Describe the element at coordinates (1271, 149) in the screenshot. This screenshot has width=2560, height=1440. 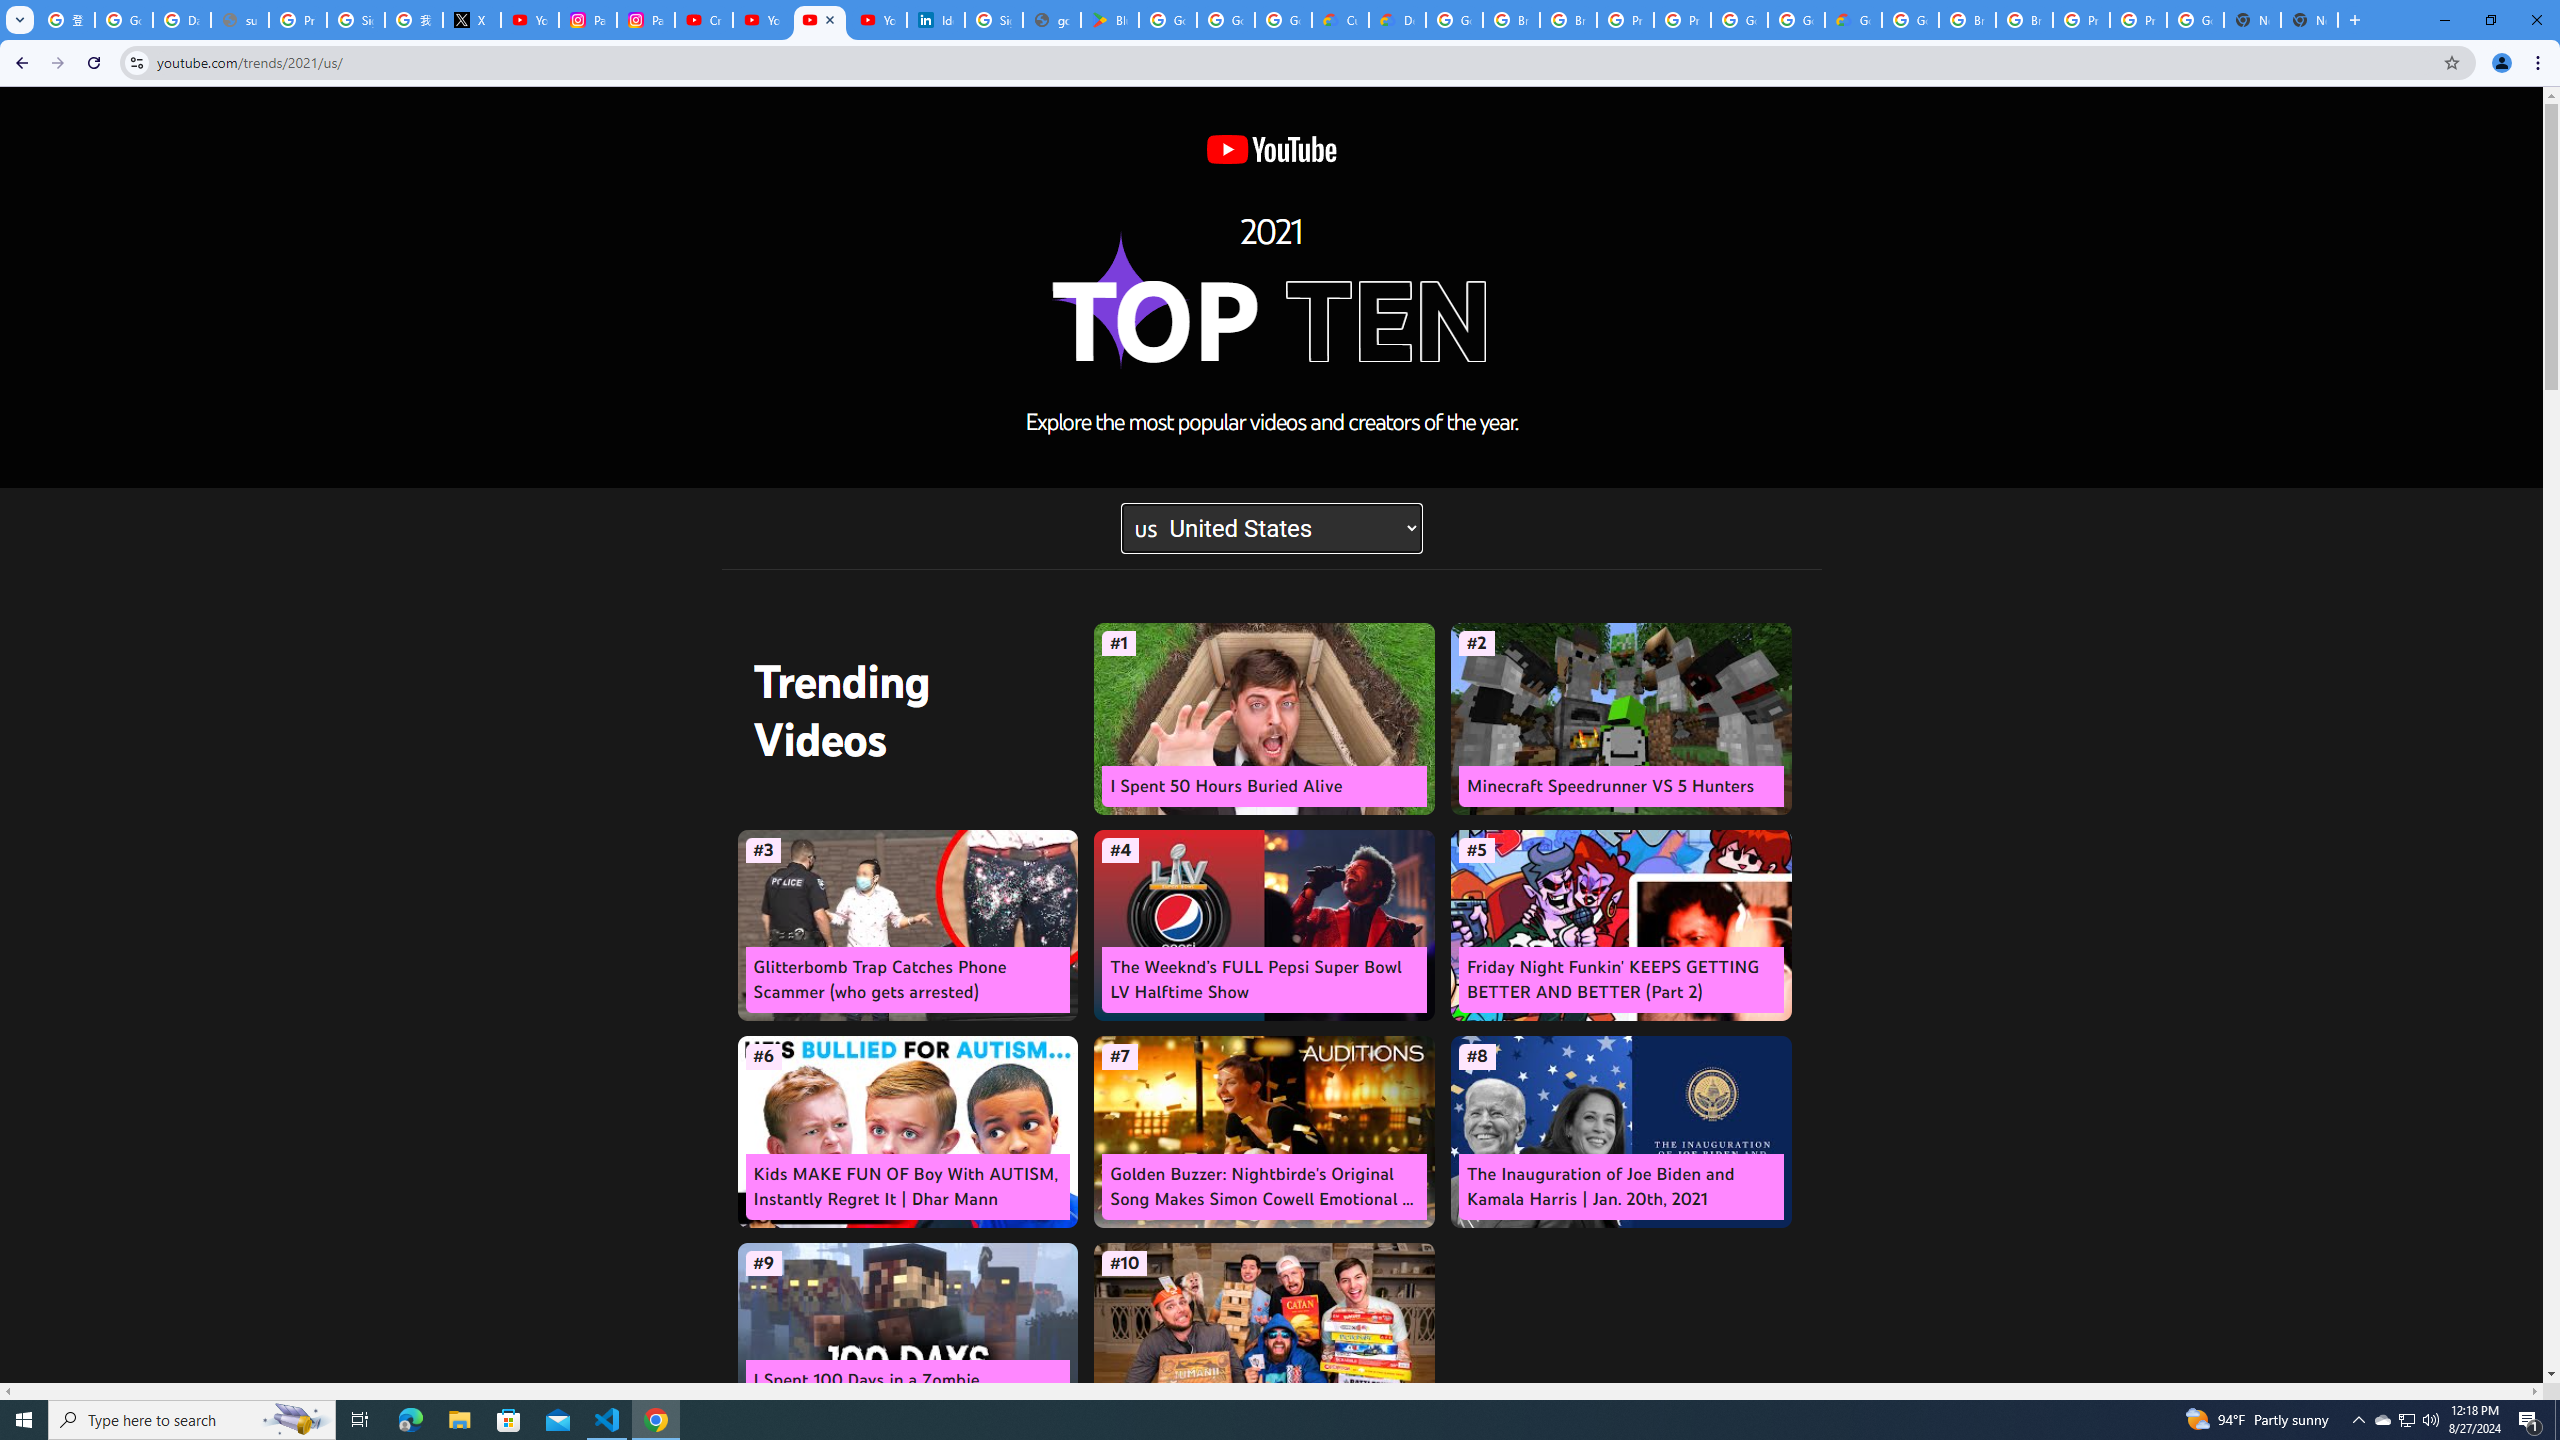
I see `'YouTube logo'` at that location.